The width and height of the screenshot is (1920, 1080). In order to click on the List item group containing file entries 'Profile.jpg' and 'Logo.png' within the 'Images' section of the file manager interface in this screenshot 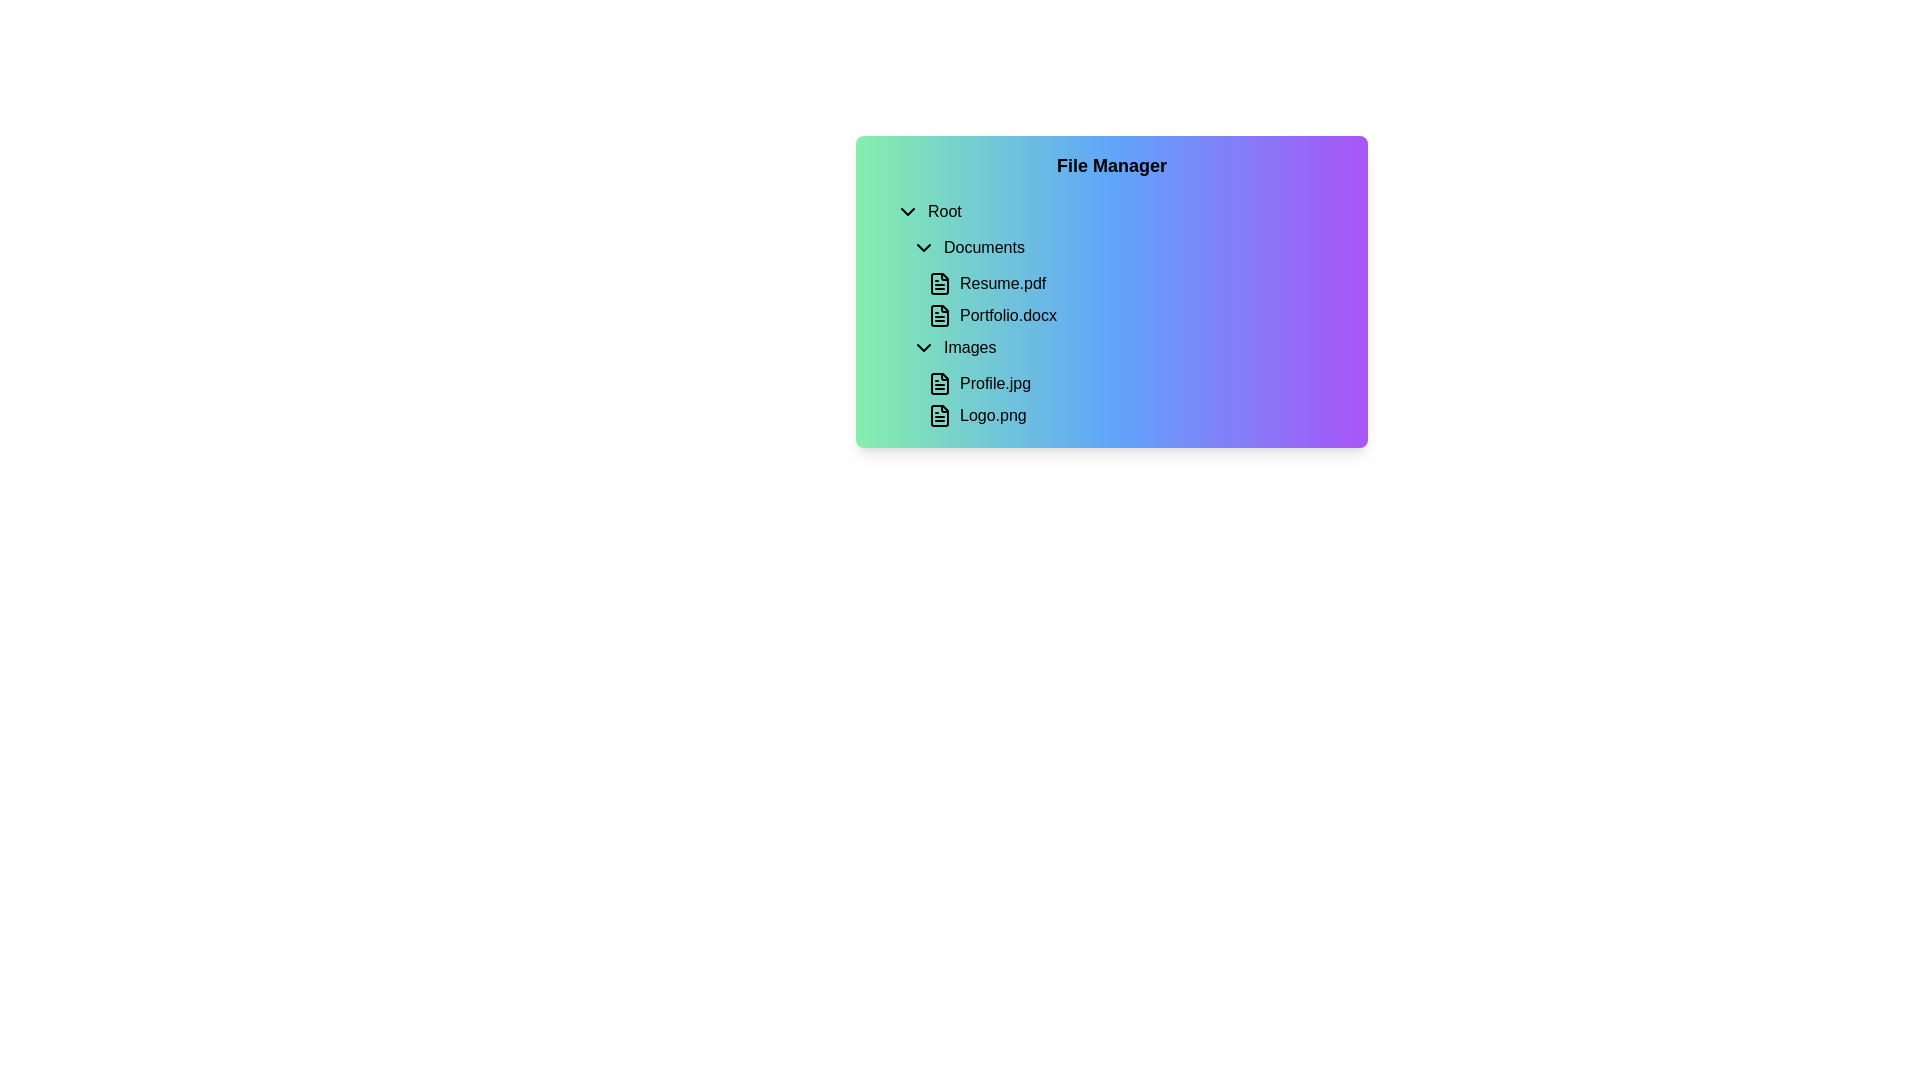, I will do `click(1128, 400)`.